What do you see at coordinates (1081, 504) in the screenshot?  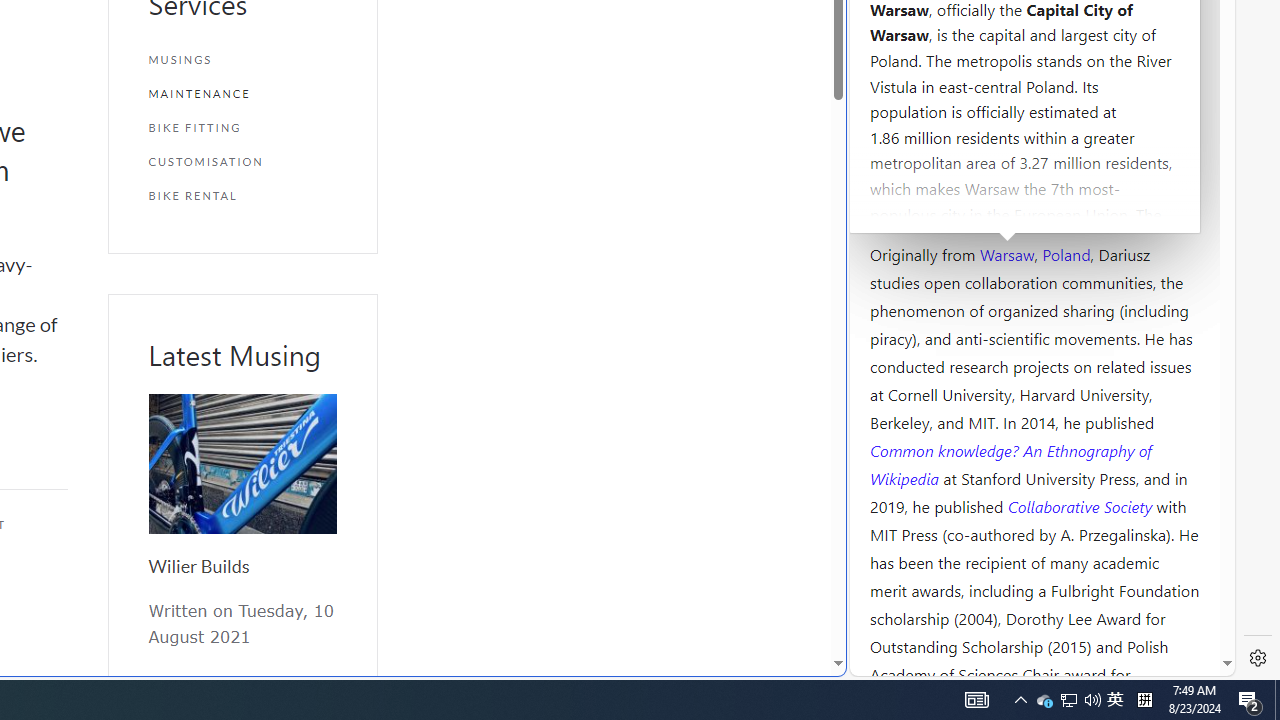 I see `'Collaborative Society '` at bounding box center [1081, 504].